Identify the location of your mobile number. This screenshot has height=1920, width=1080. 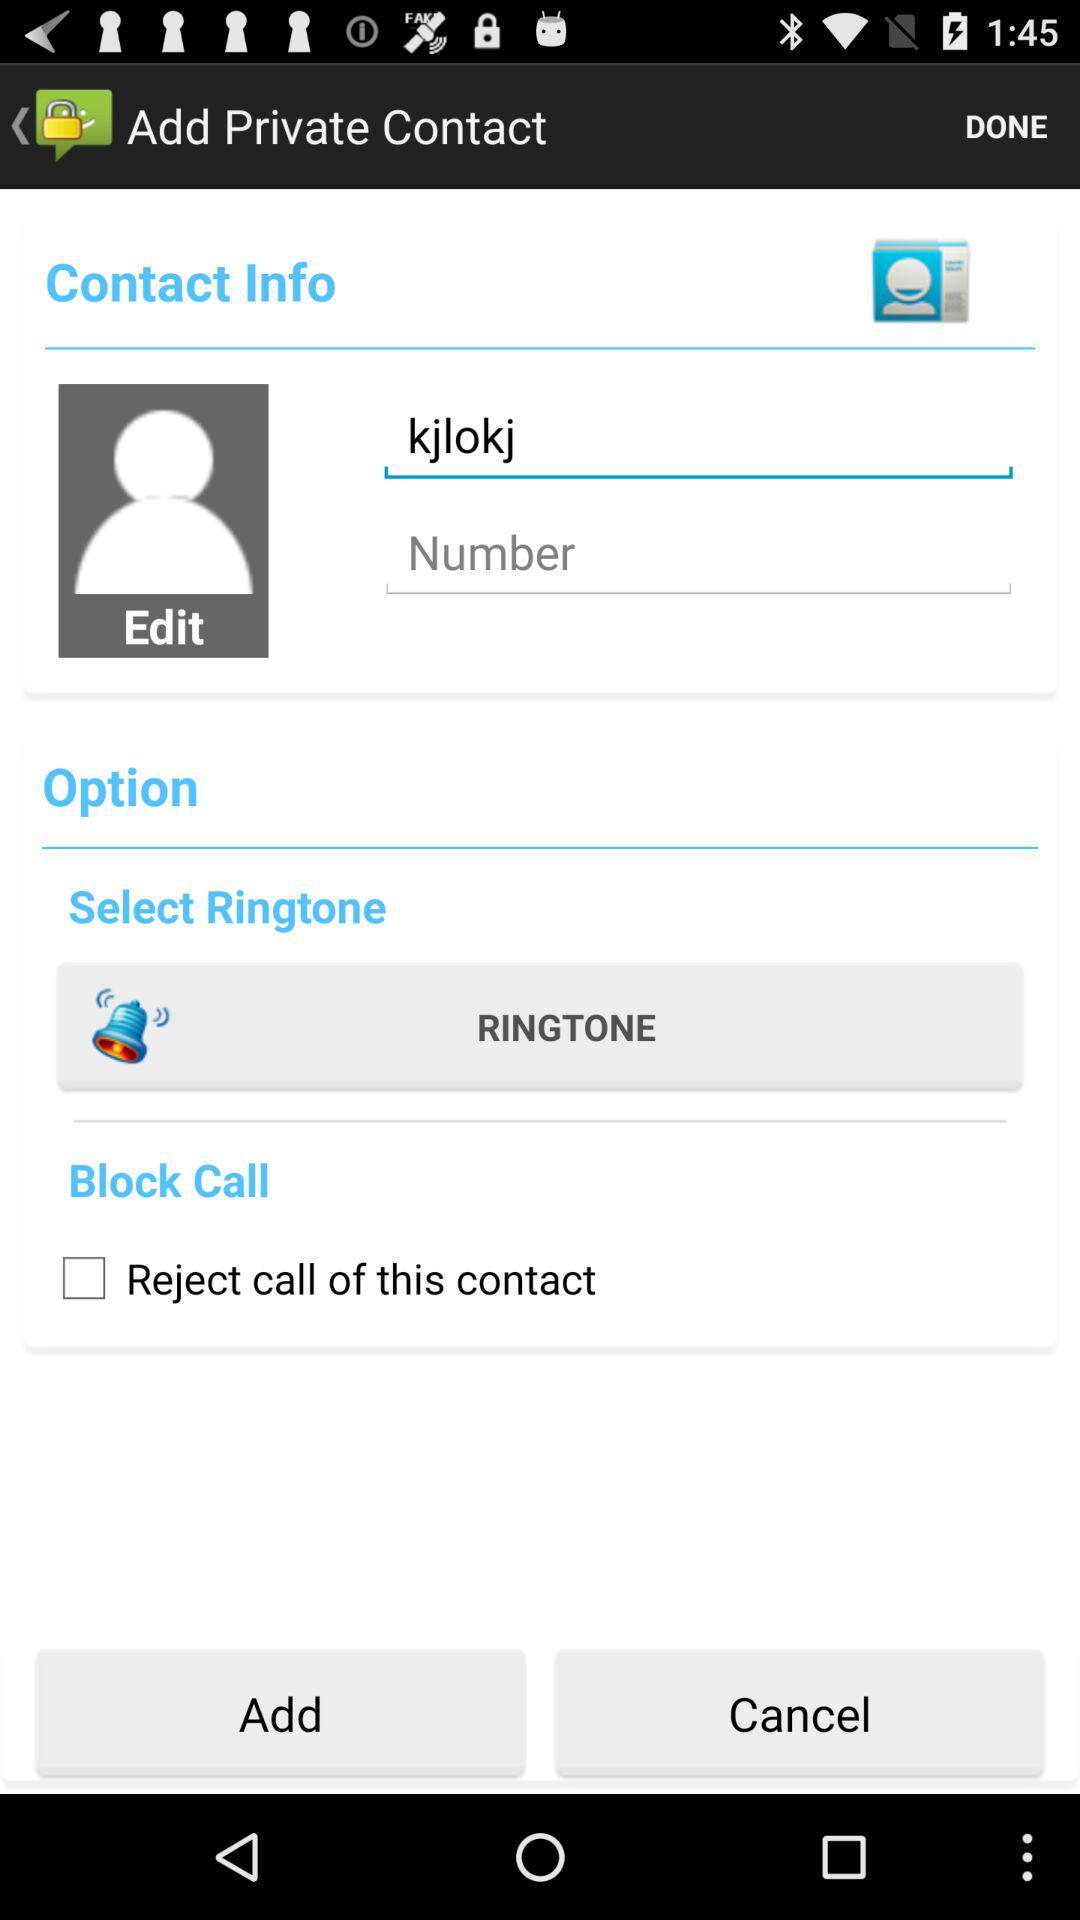
(697, 552).